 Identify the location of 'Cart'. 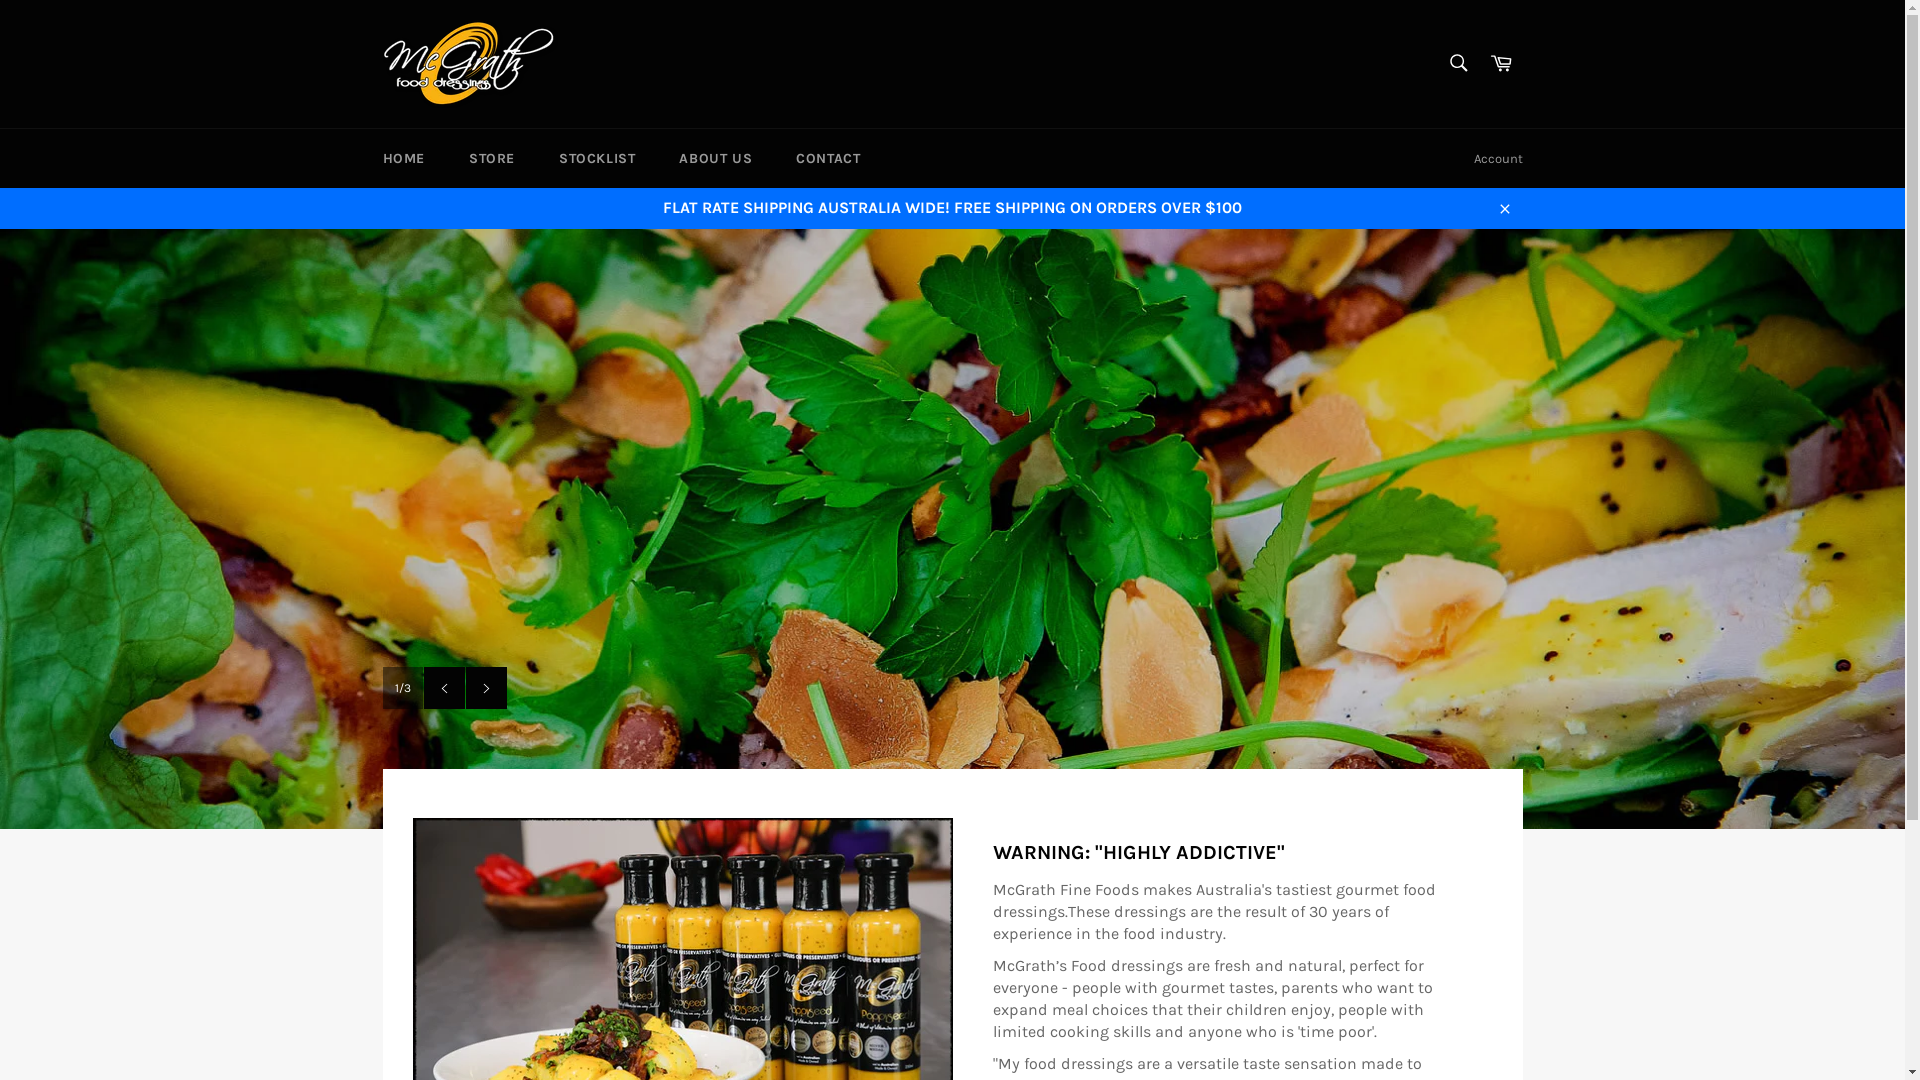
(1479, 63).